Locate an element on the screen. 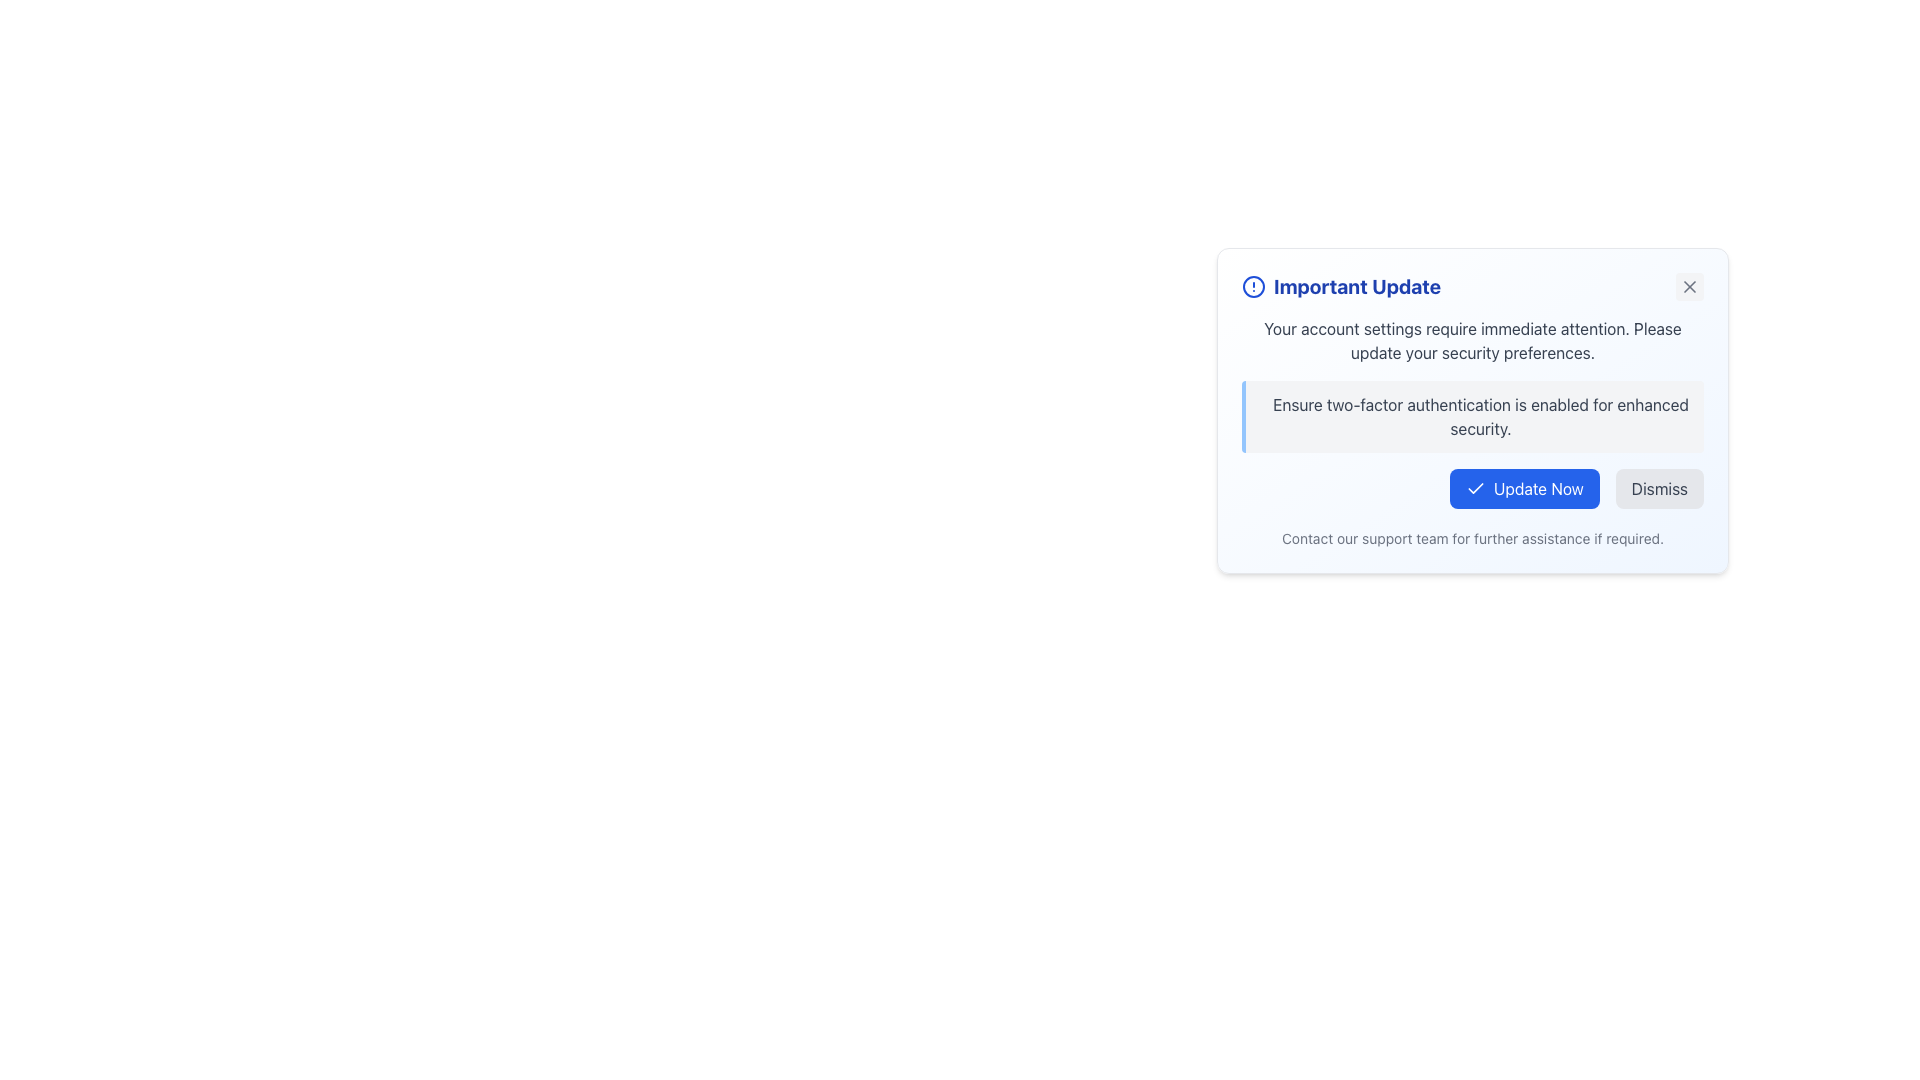 The height and width of the screenshot is (1080, 1920). the 'Update Now' button located in the bottom-right section of the modal dialog box is located at coordinates (1523, 489).